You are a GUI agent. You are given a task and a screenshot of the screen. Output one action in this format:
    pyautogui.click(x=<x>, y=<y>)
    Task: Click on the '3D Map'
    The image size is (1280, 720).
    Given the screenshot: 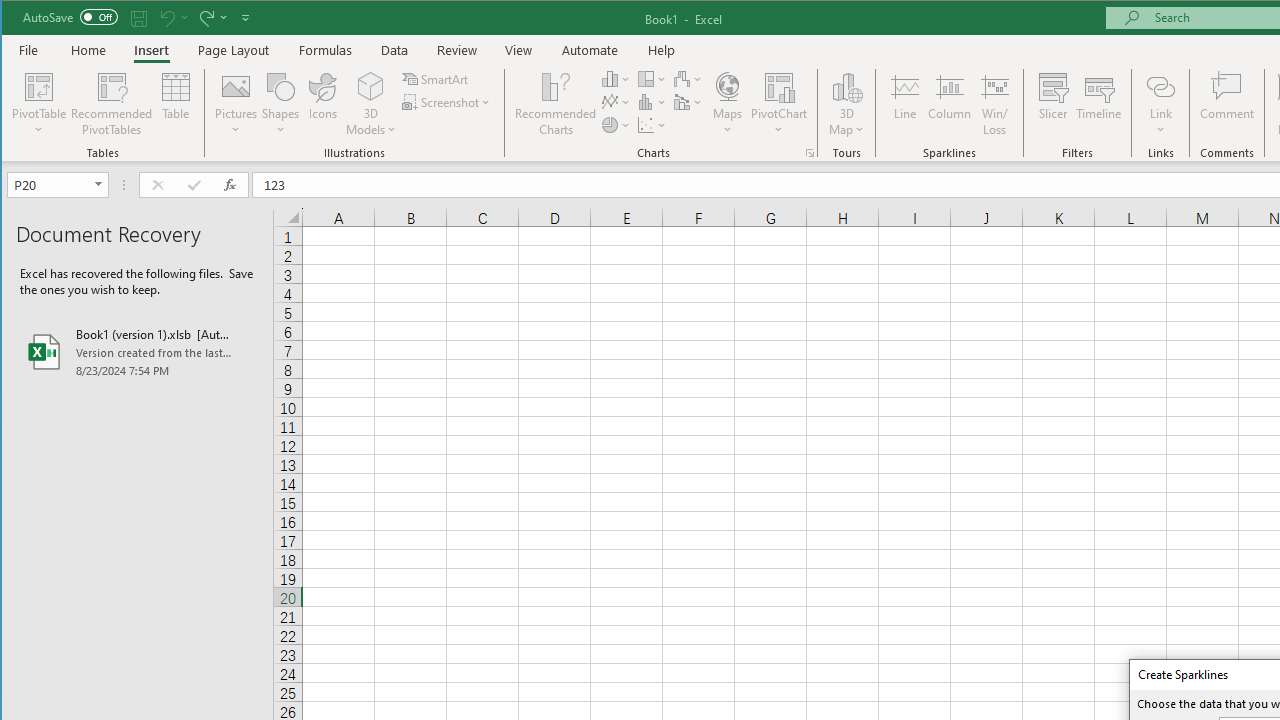 What is the action you would take?
    pyautogui.click(x=846, y=104)
    